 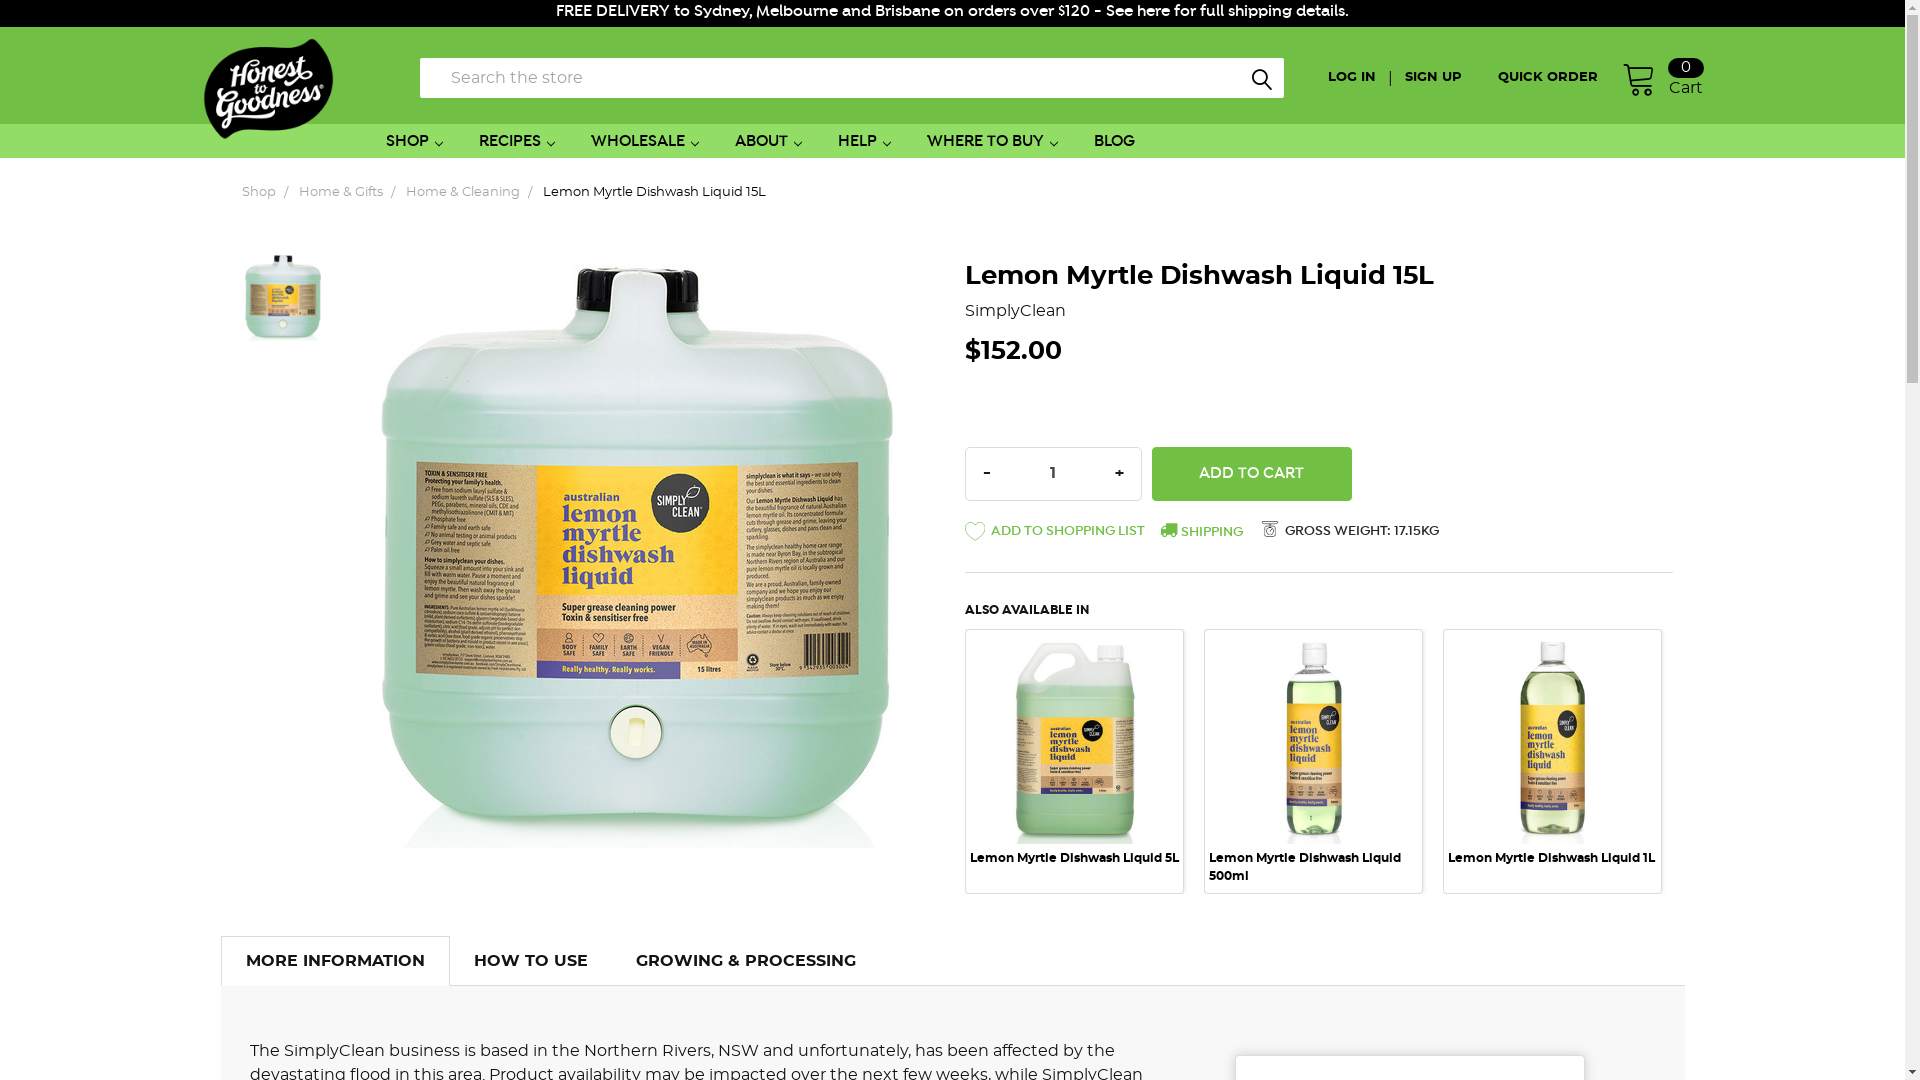 What do you see at coordinates (282, 296) in the screenshot?
I see `'Lemon Myrtle Dishwash Liquid 15L 1'` at bounding box center [282, 296].